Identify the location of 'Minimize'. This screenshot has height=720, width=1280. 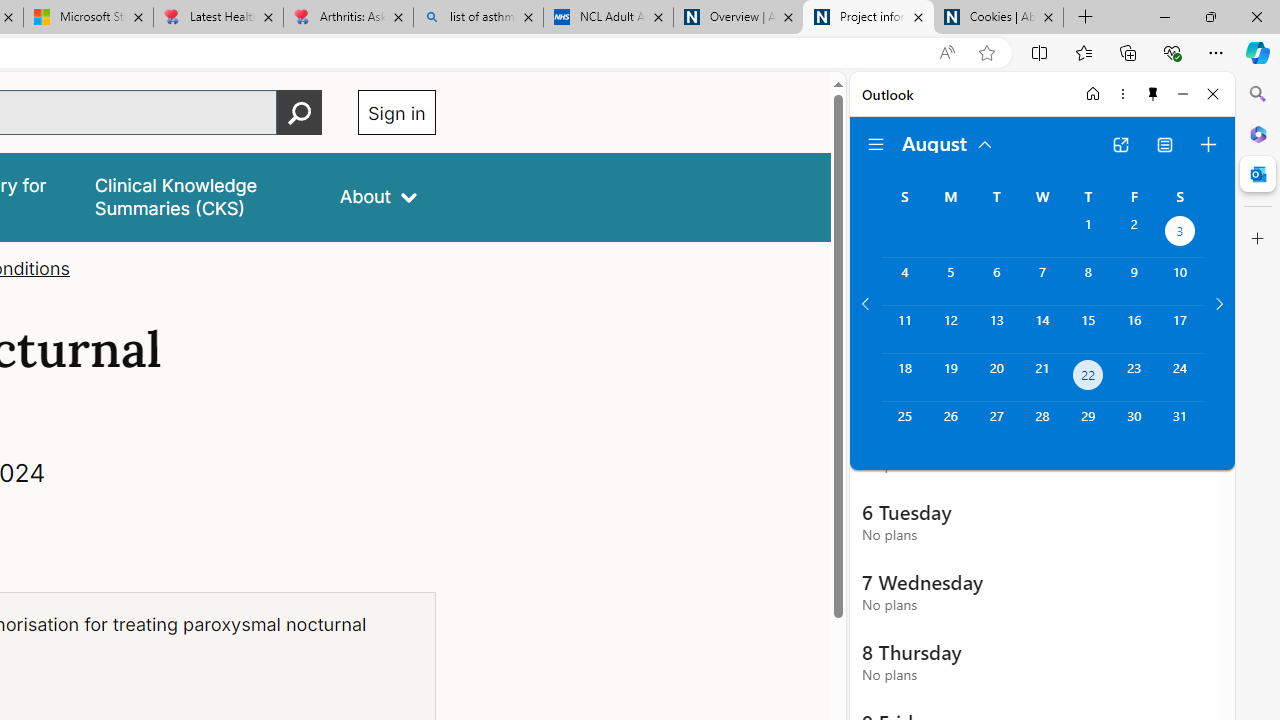
(1182, 93).